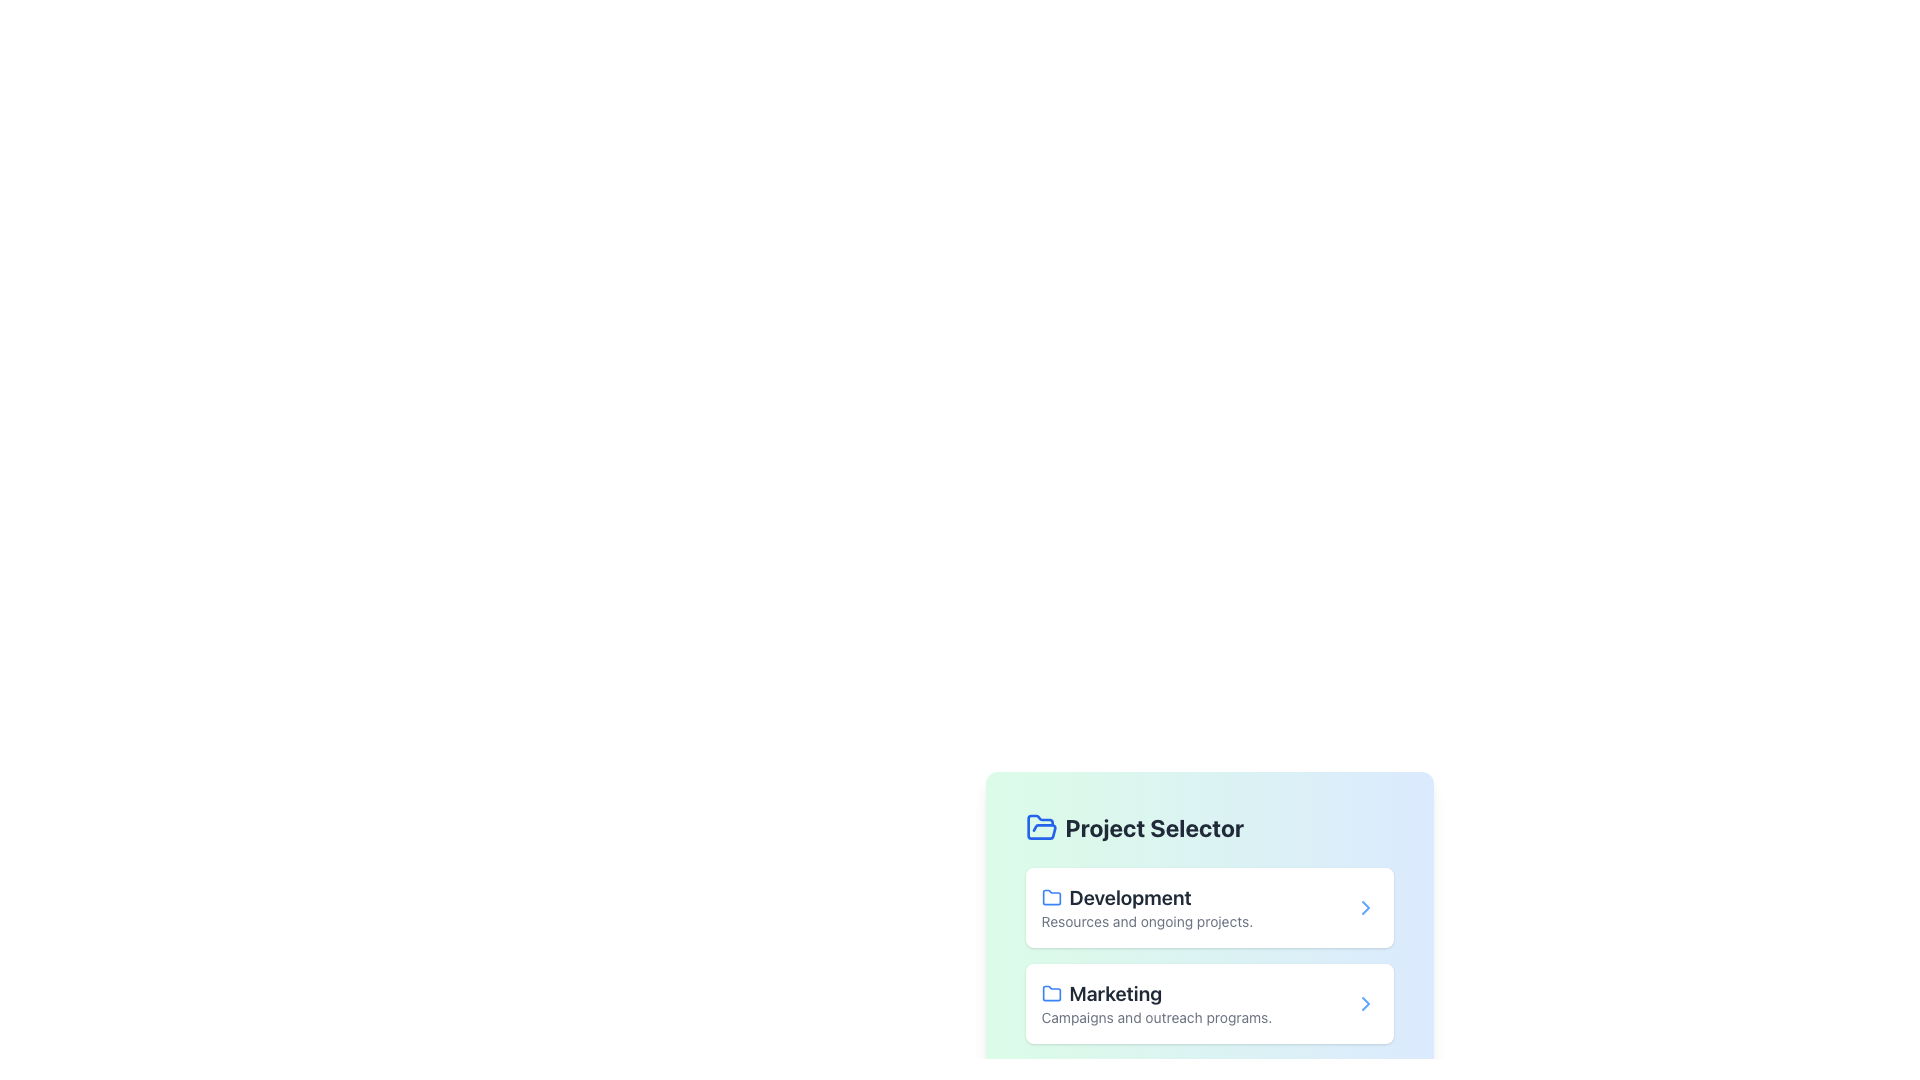 The width and height of the screenshot is (1920, 1080). What do you see at coordinates (1156, 1018) in the screenshot?
I see `the descriptive subtitle text for the 'Marketing' card in the 'Project Selector' interface, which is positioned below the bold 'Marketing' text` at bounding box center [1156, 1018].